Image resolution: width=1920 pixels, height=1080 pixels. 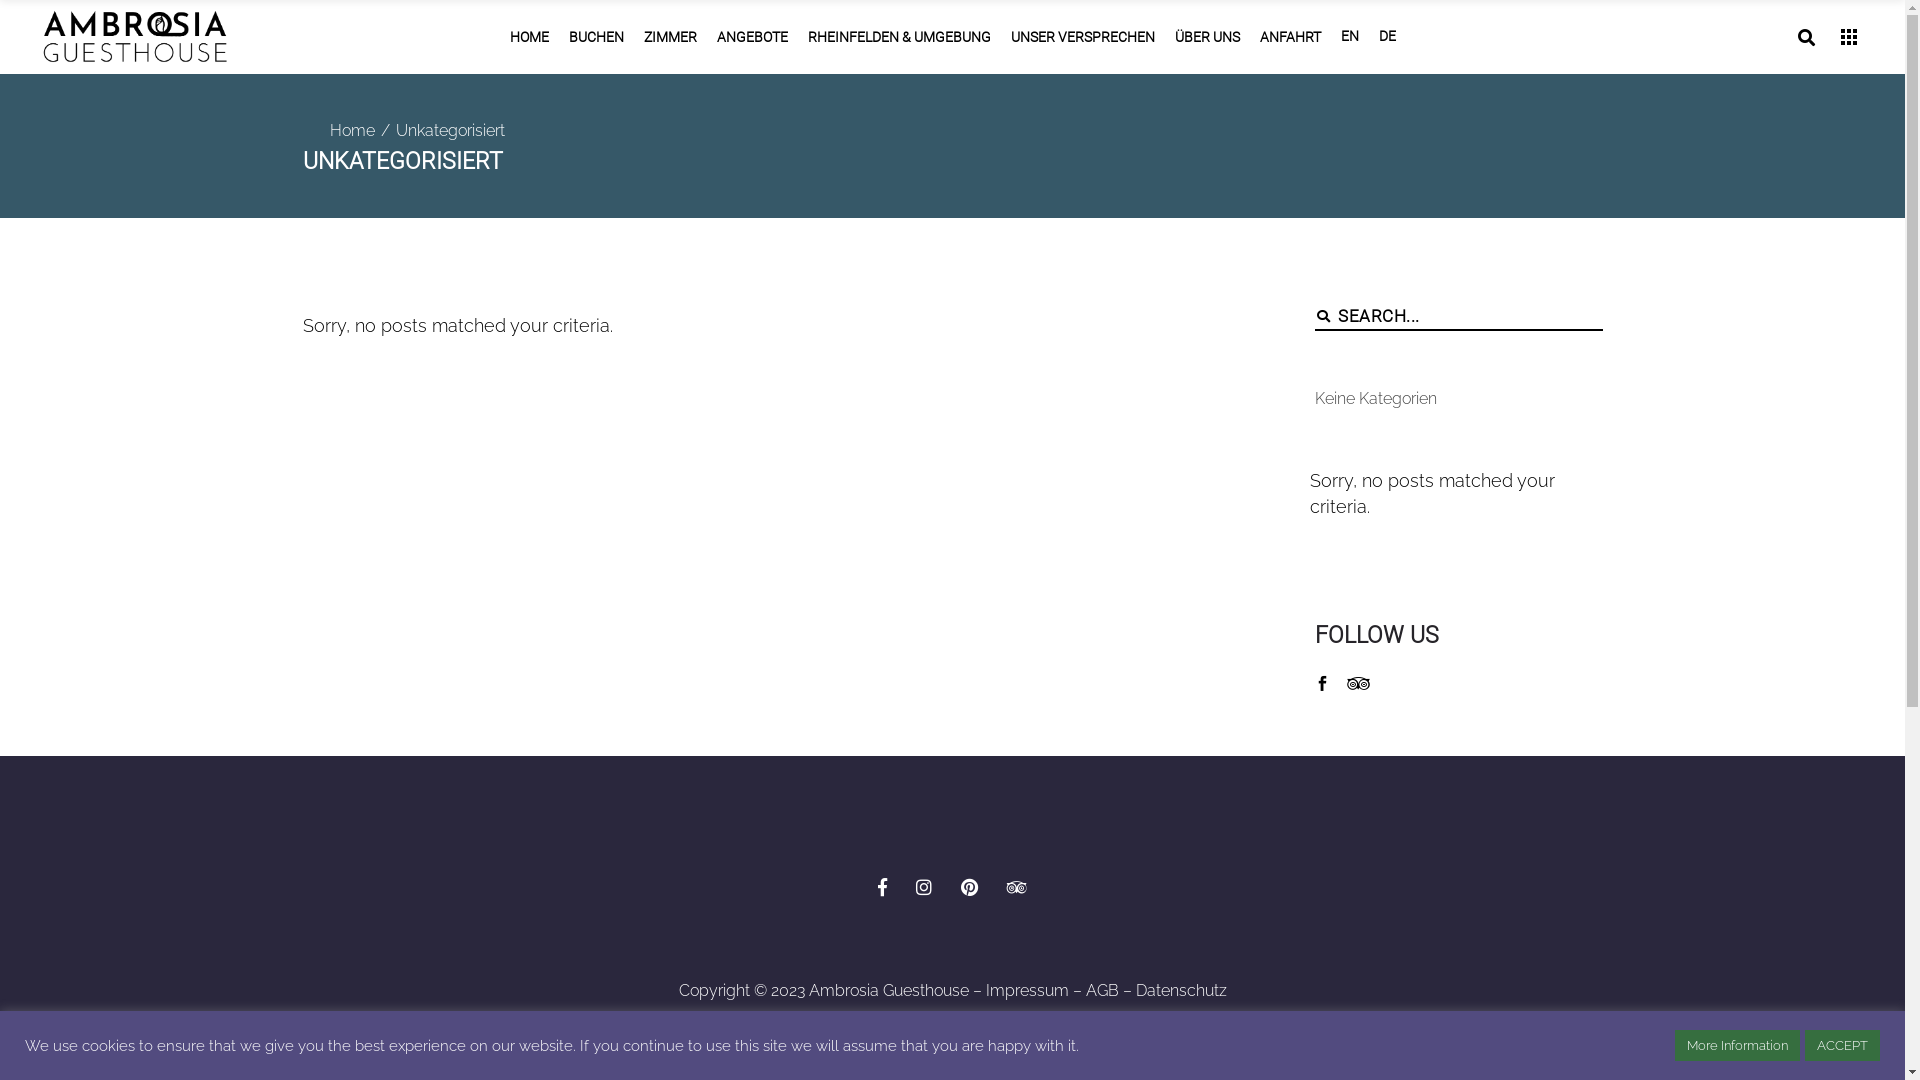 I want to click on 'Search for:', so click(x=1470, y=315).